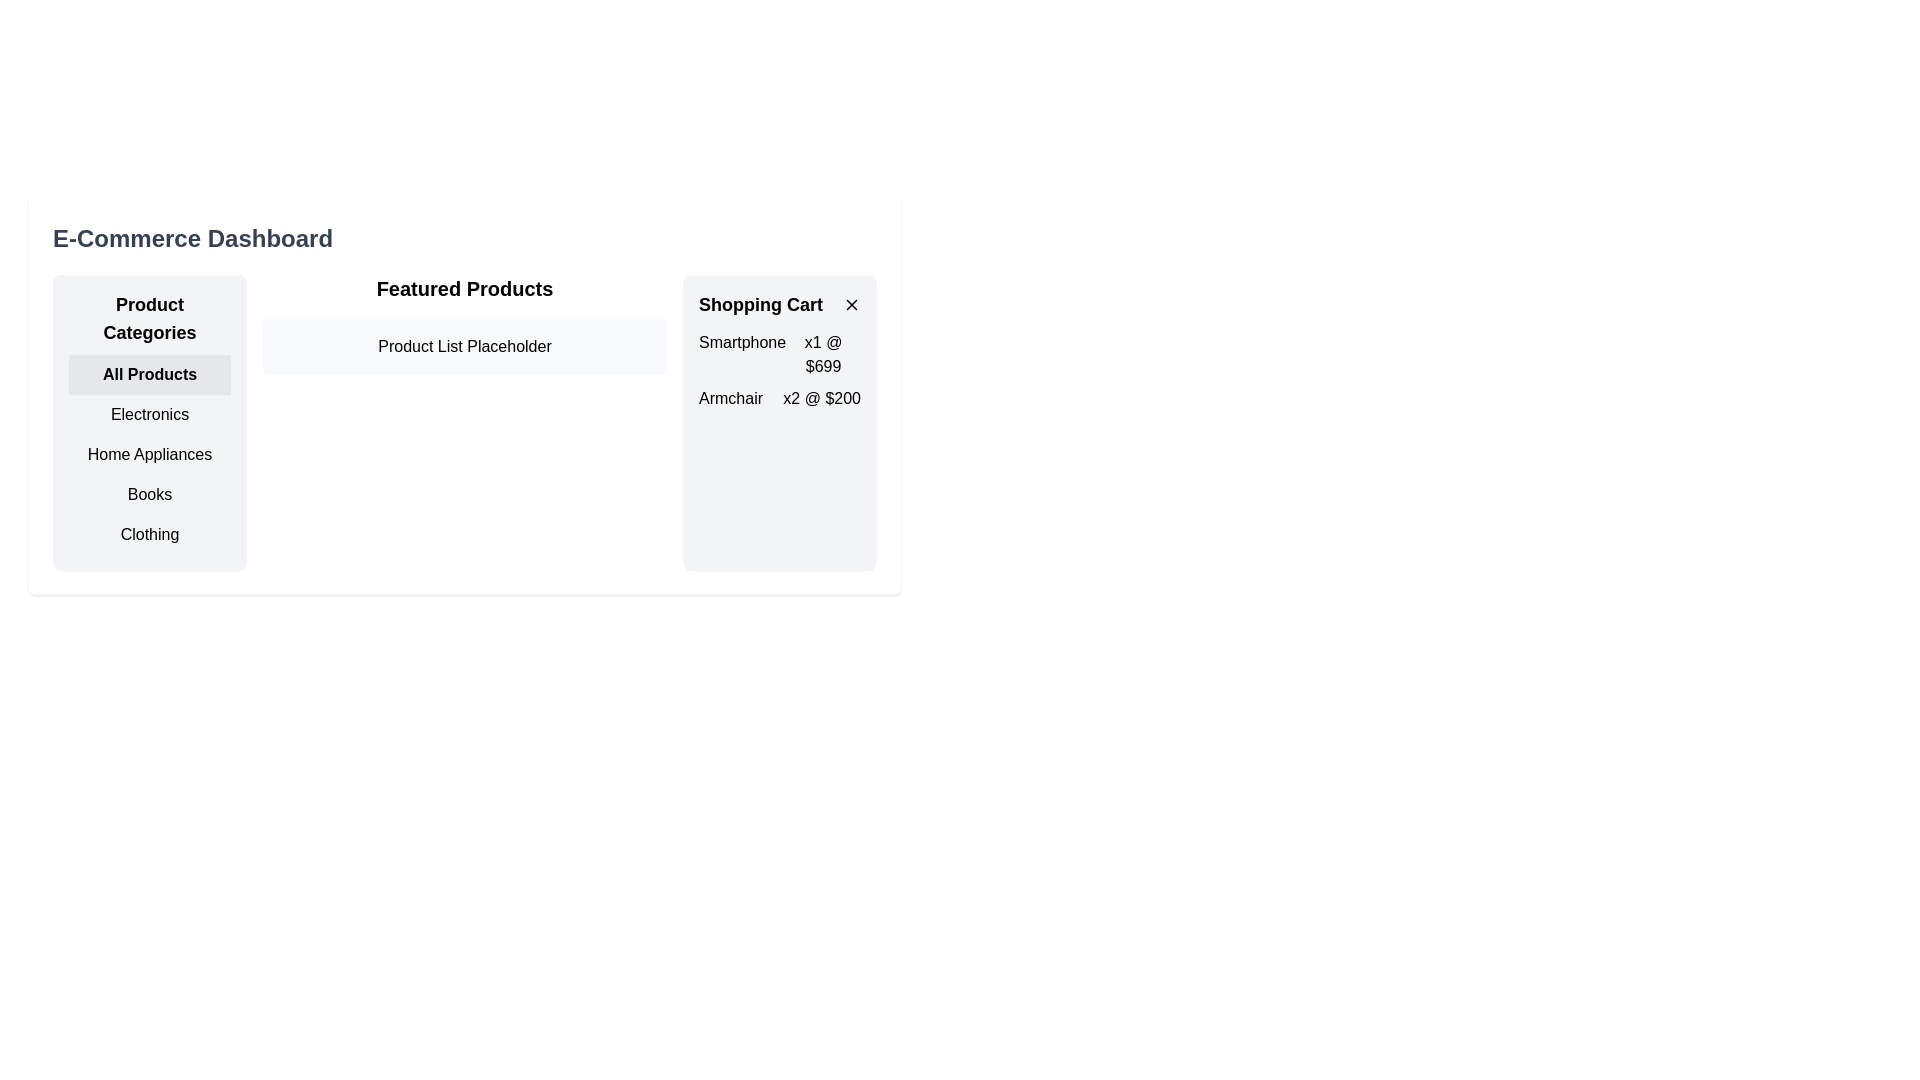 This screenshot has width=1920, height=1080. I want to click on the static text display showing the details of the second shopping cart item, which includes its name, quantity, and total price, to select it, so click(778, 398).